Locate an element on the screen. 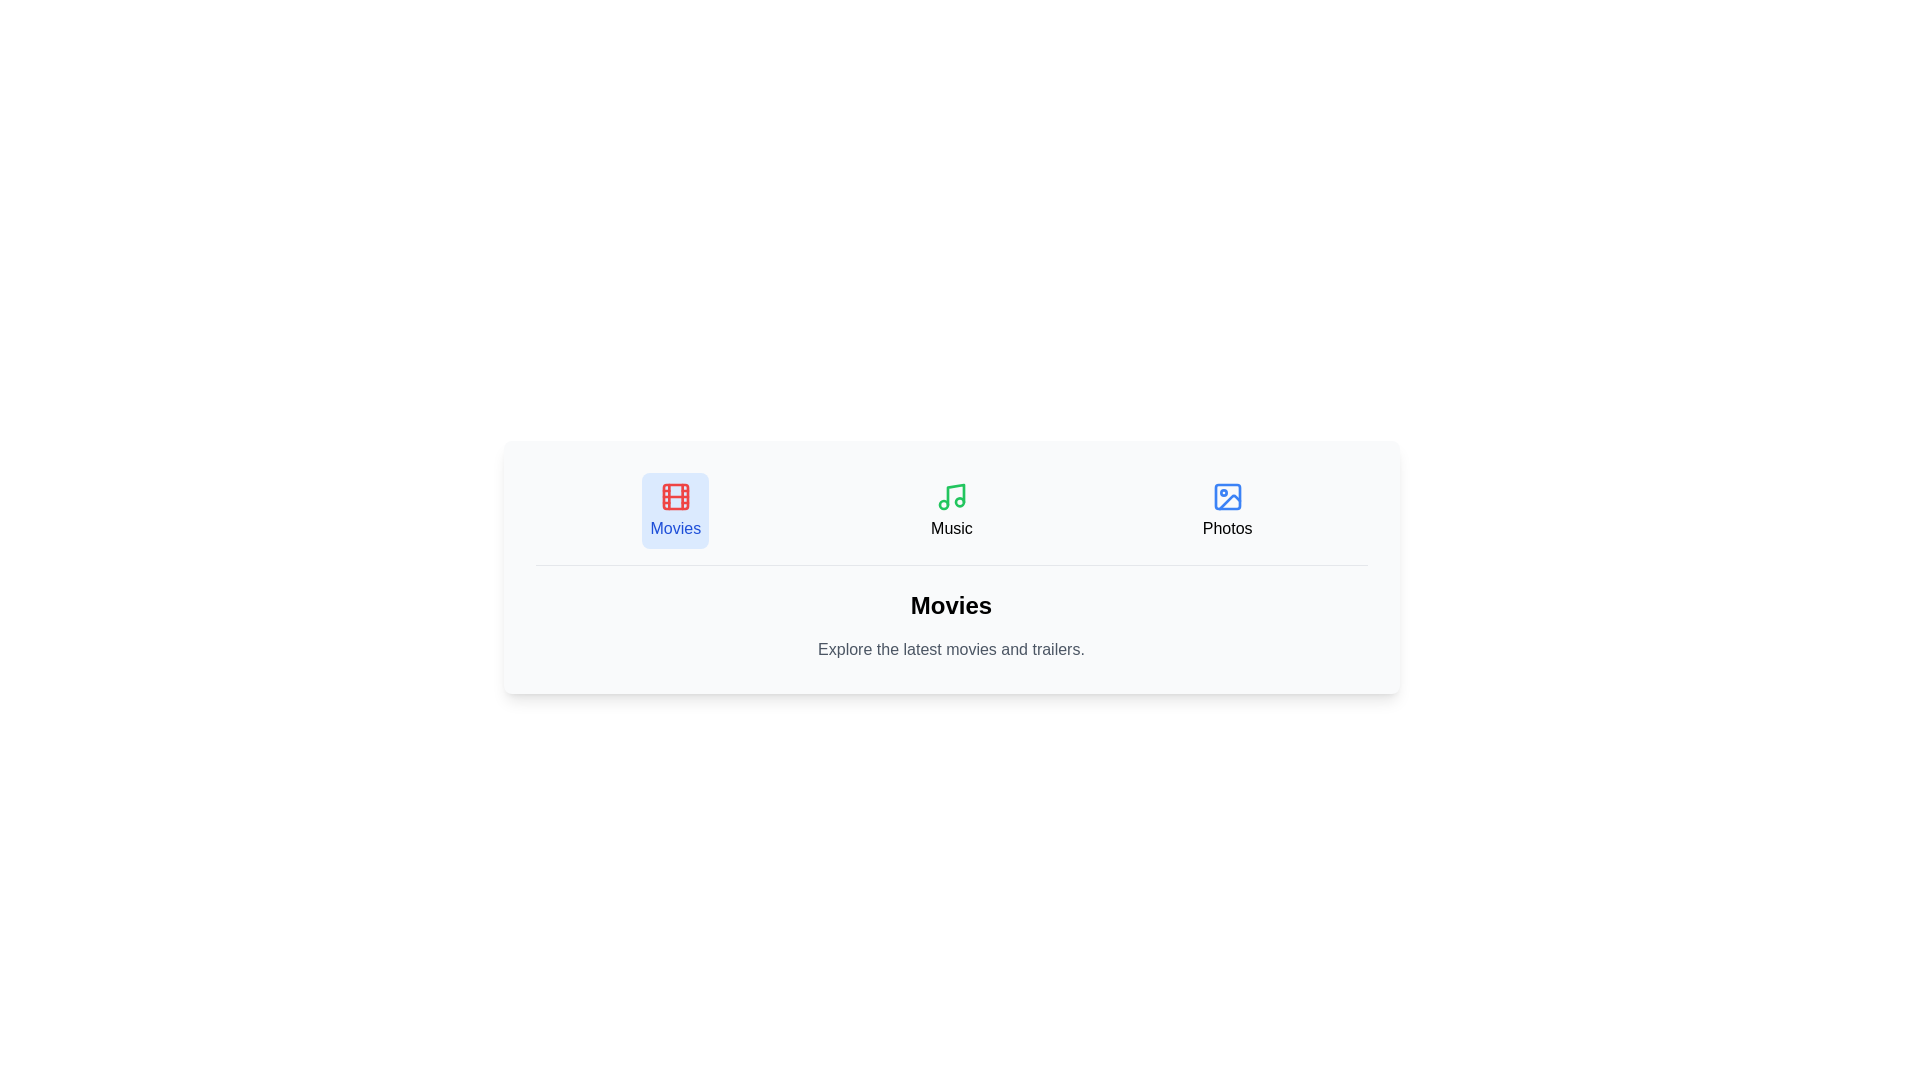  the tab labeled Movies to switch the content is located at coordinates (675, 509).